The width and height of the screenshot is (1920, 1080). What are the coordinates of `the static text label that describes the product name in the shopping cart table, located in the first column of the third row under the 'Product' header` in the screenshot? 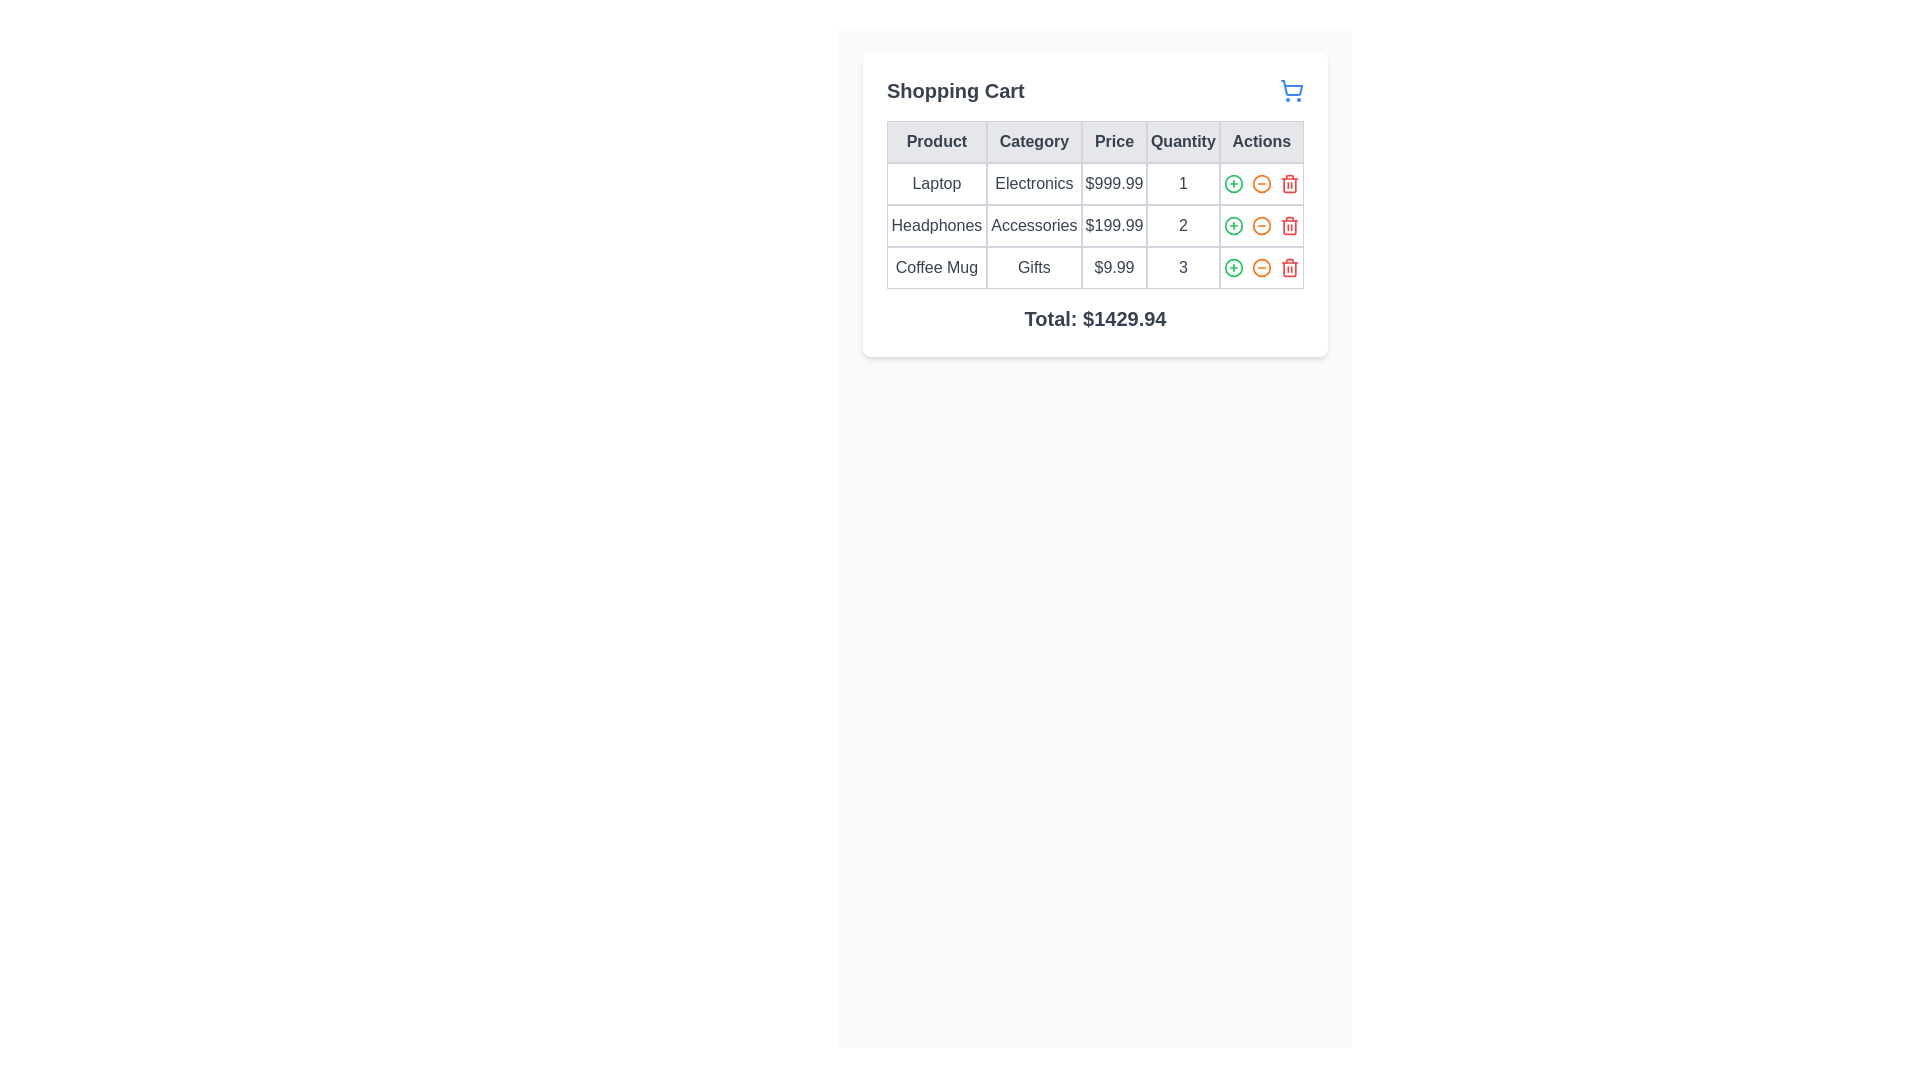 It's located at (935, 266).